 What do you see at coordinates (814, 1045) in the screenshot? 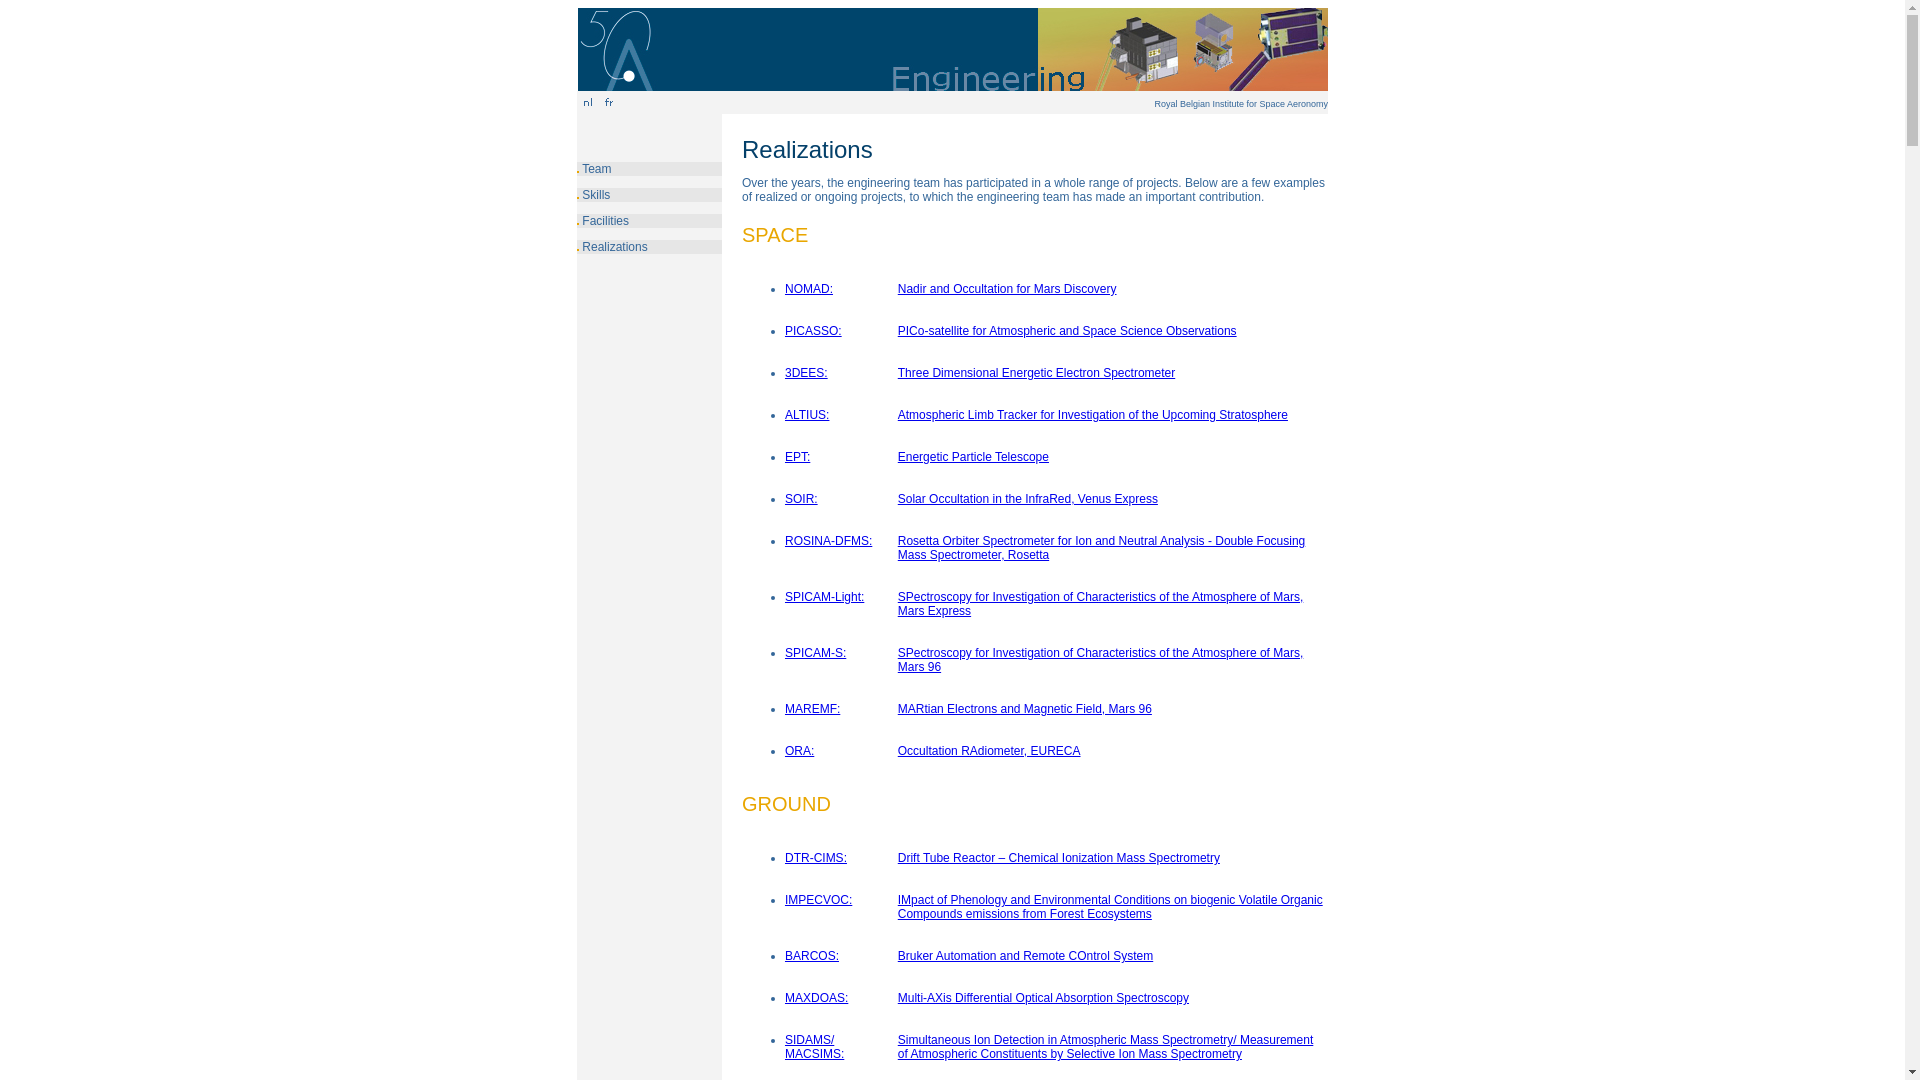
I see `'SIDAMS/` at bounding box center [814, 1045].